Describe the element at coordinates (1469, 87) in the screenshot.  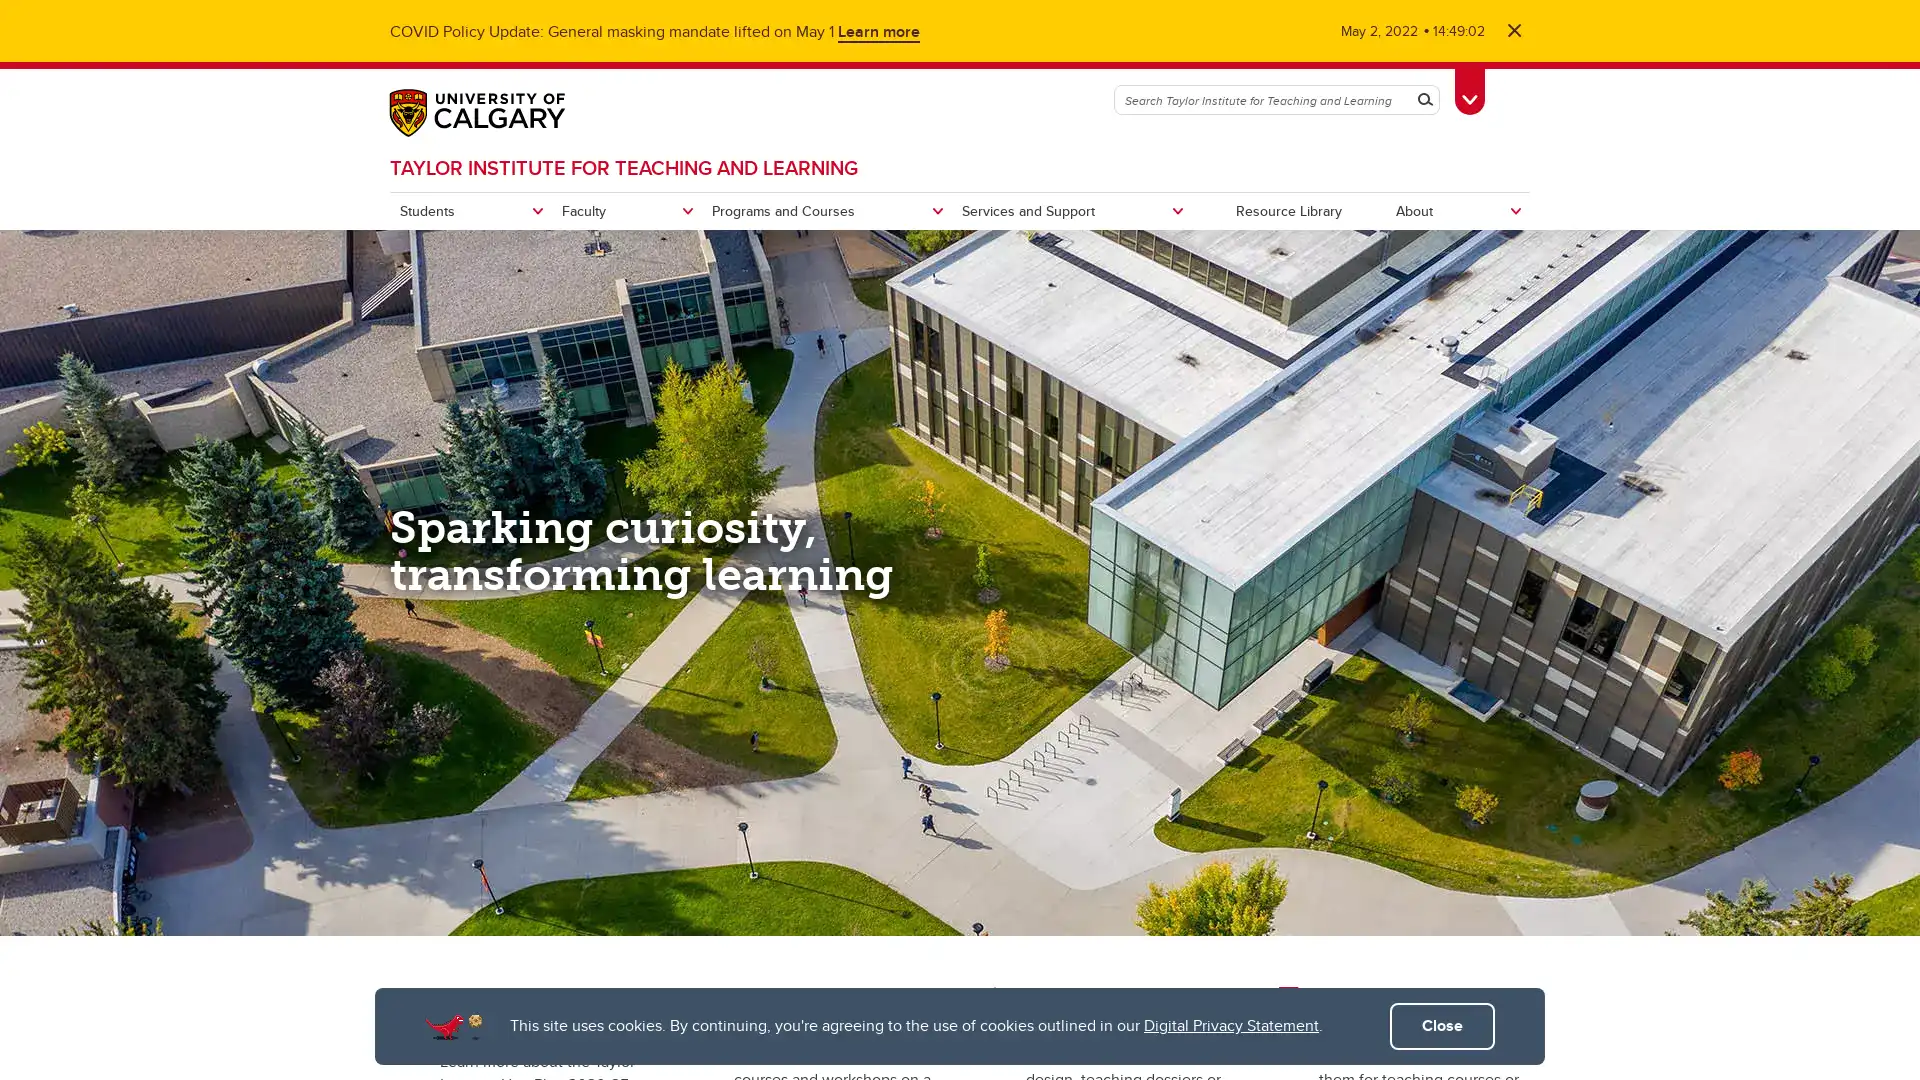
I see `Toggle Toolbox` at that location.